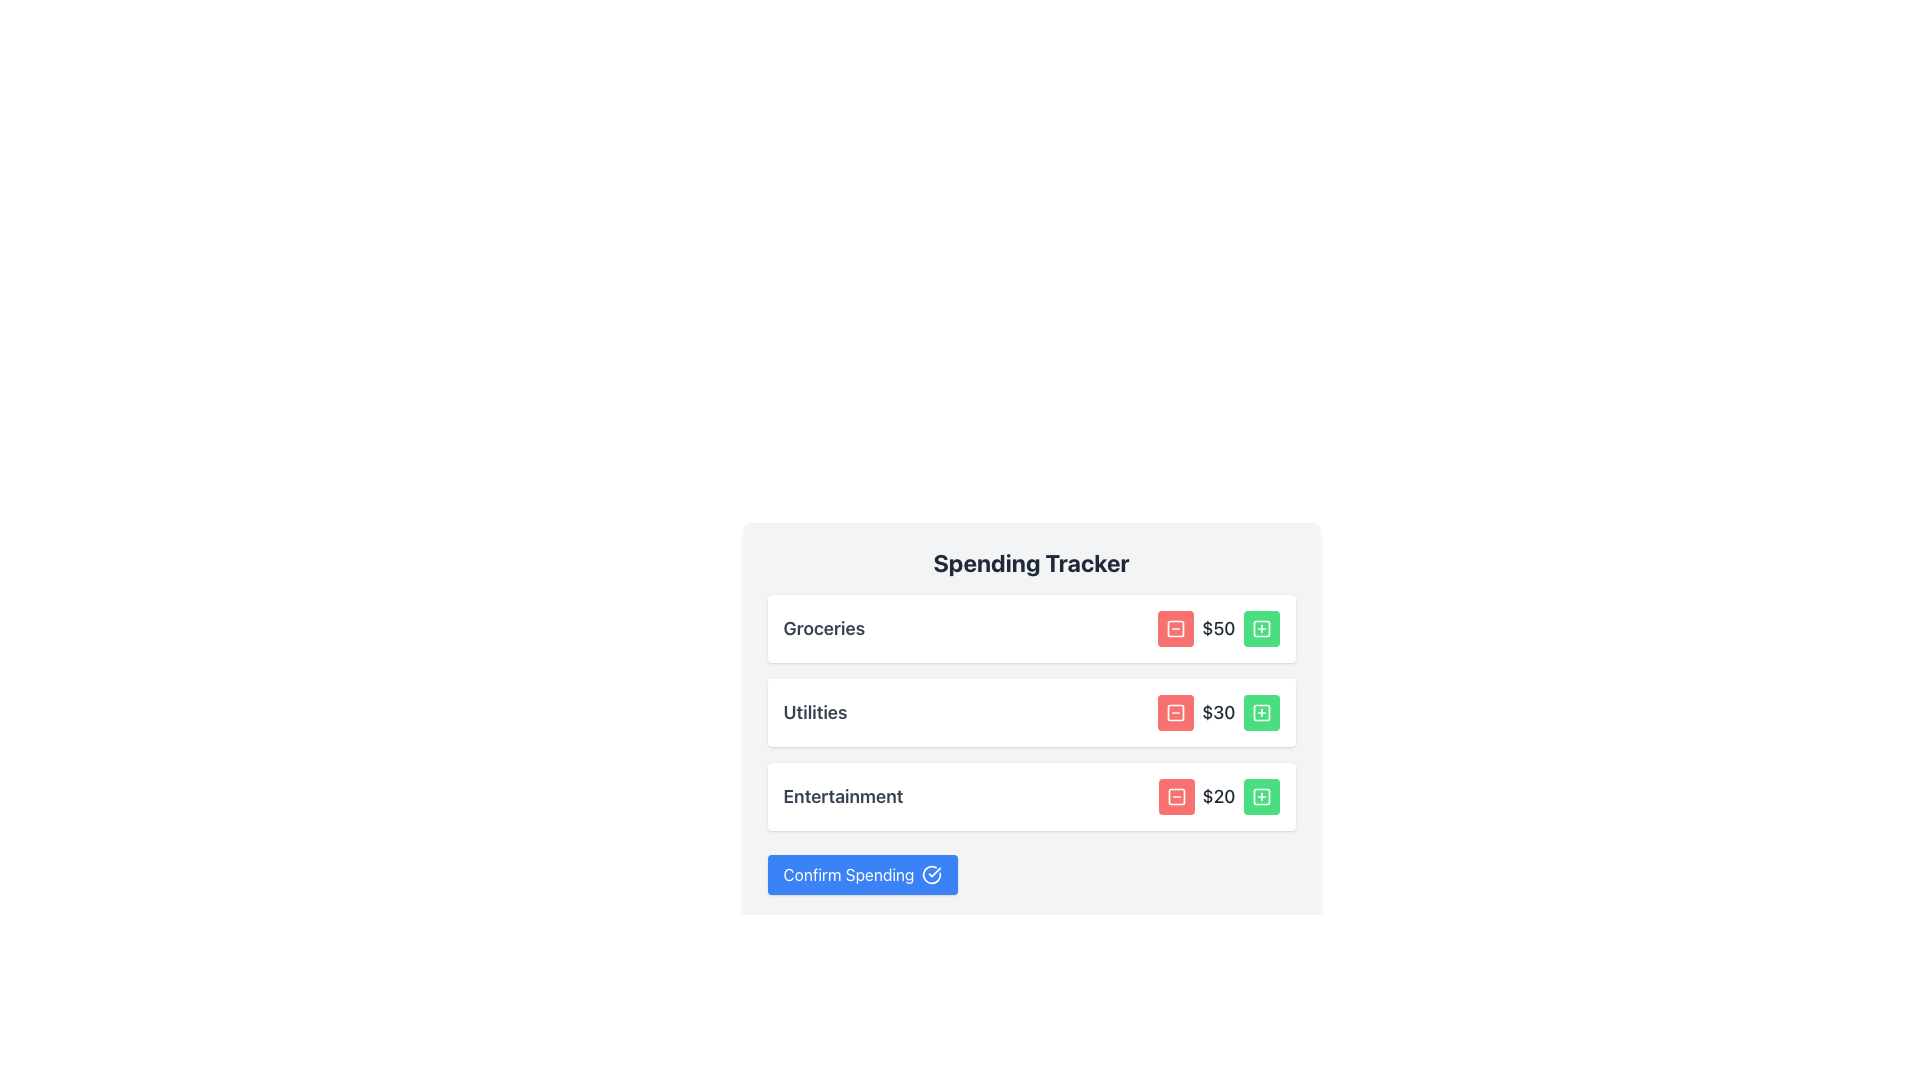 The image size is (1920, 1080). Describe the element at coordinates (1176, 712) in the screenshot. I see `the red rounded square icon representing the subtraction button in the Utilities category of the spending tracker interface` at that location.